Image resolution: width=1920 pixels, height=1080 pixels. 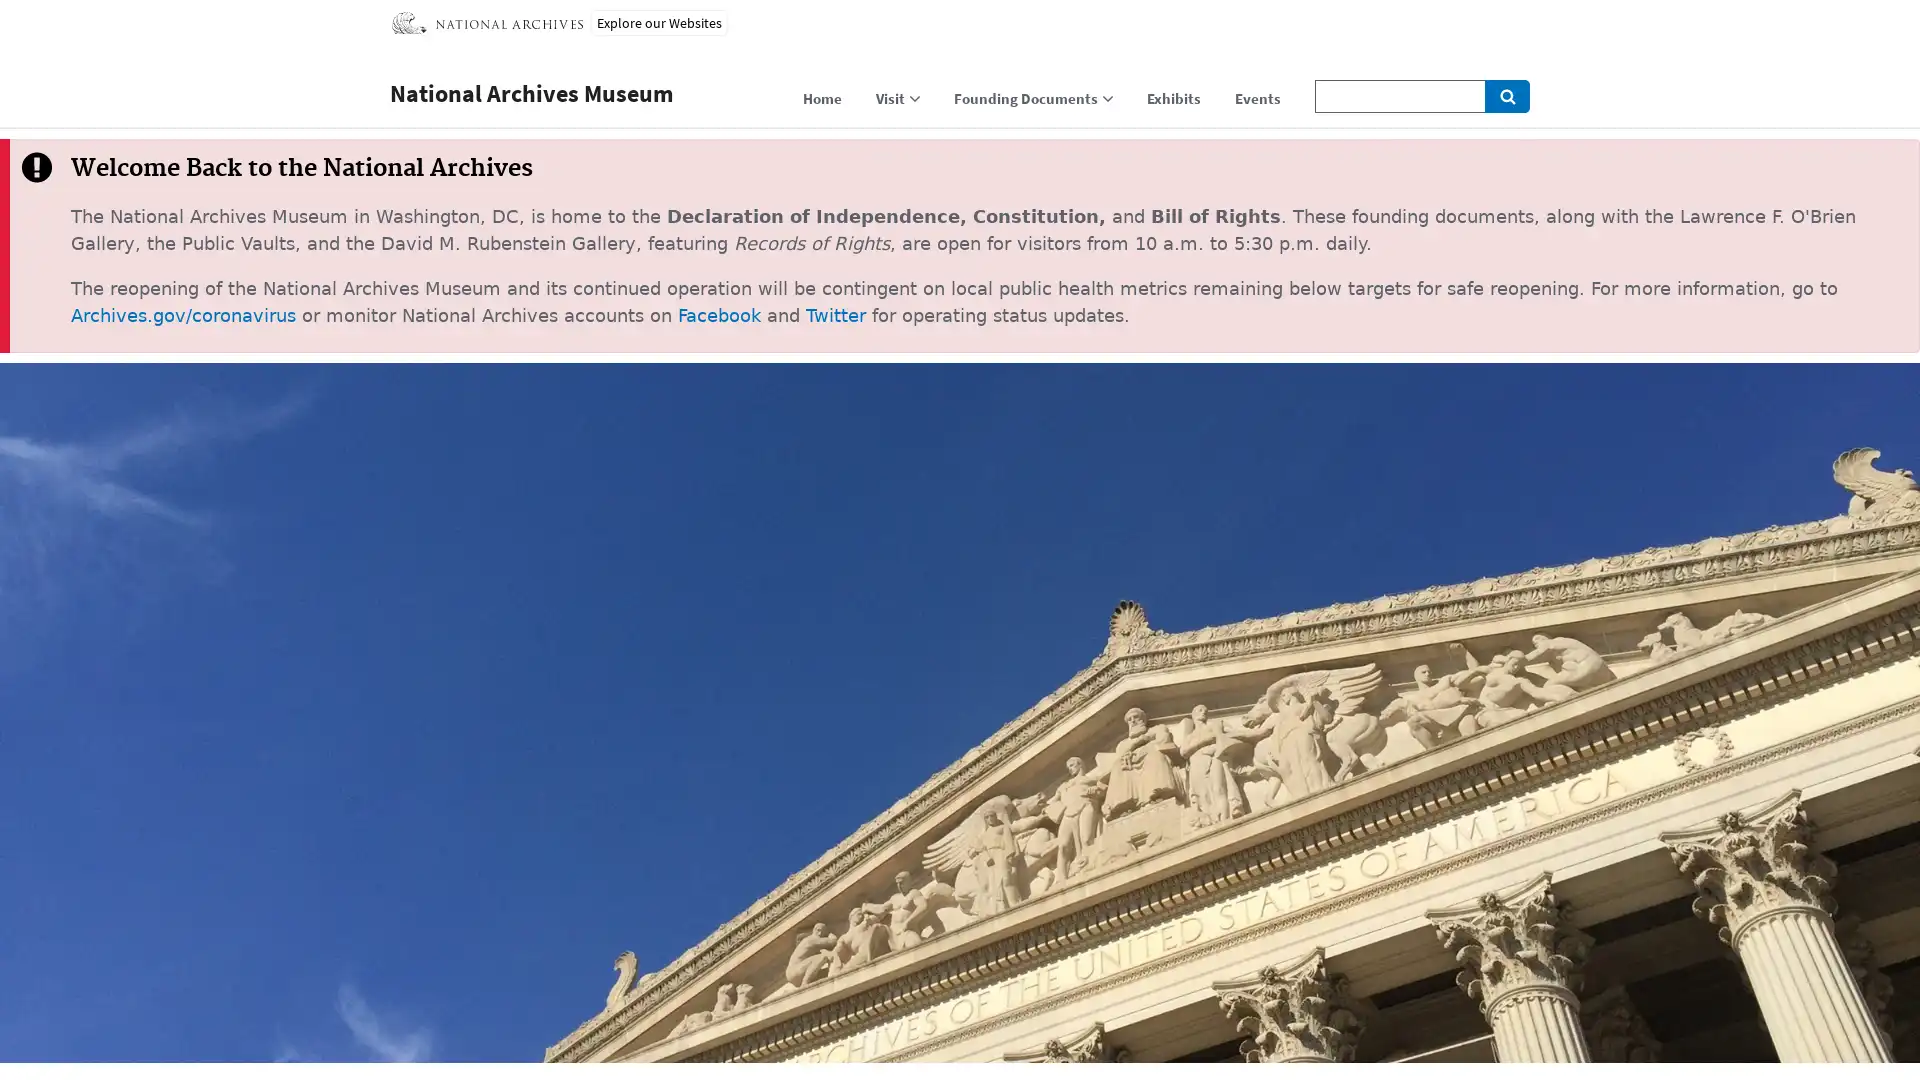 I want to click on Search, so click(x=1507, y=96).